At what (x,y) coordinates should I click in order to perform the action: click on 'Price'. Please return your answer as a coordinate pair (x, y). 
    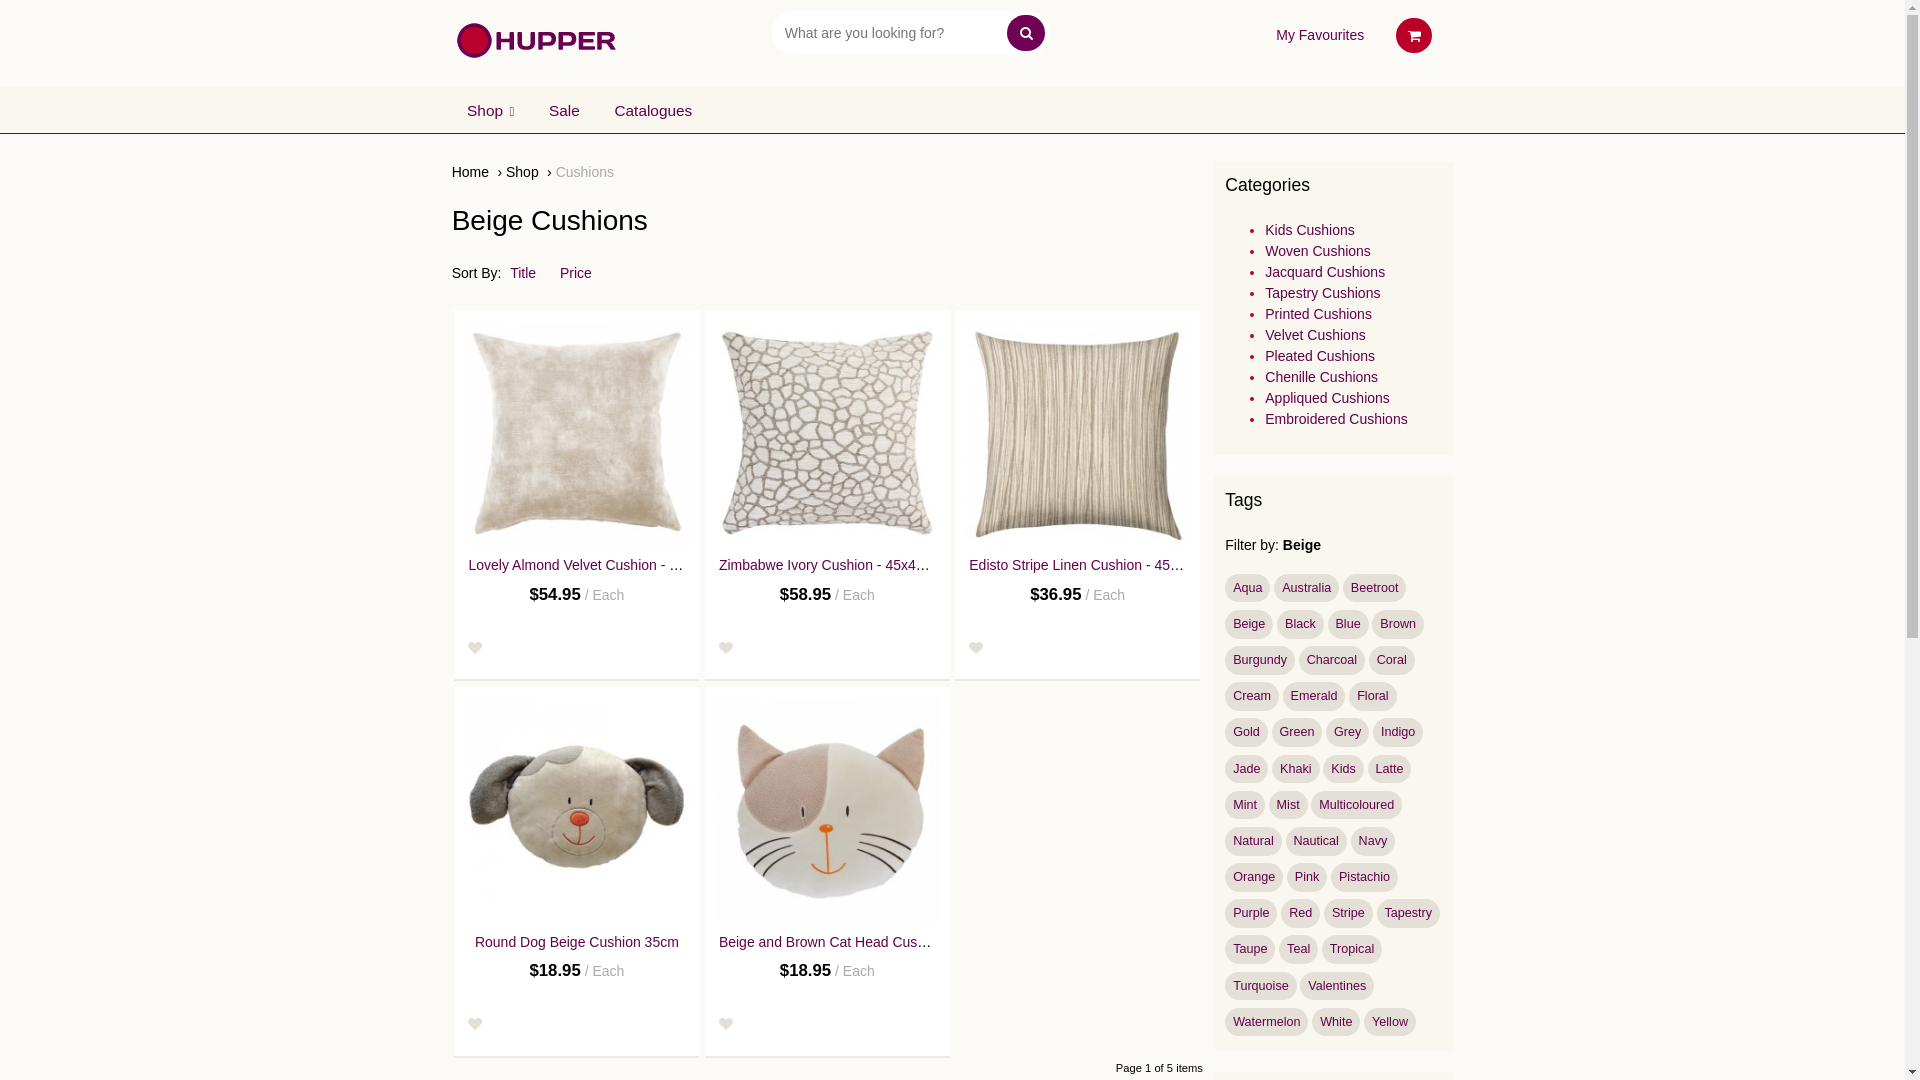
    Looking at the image, I should click on (584, 273).